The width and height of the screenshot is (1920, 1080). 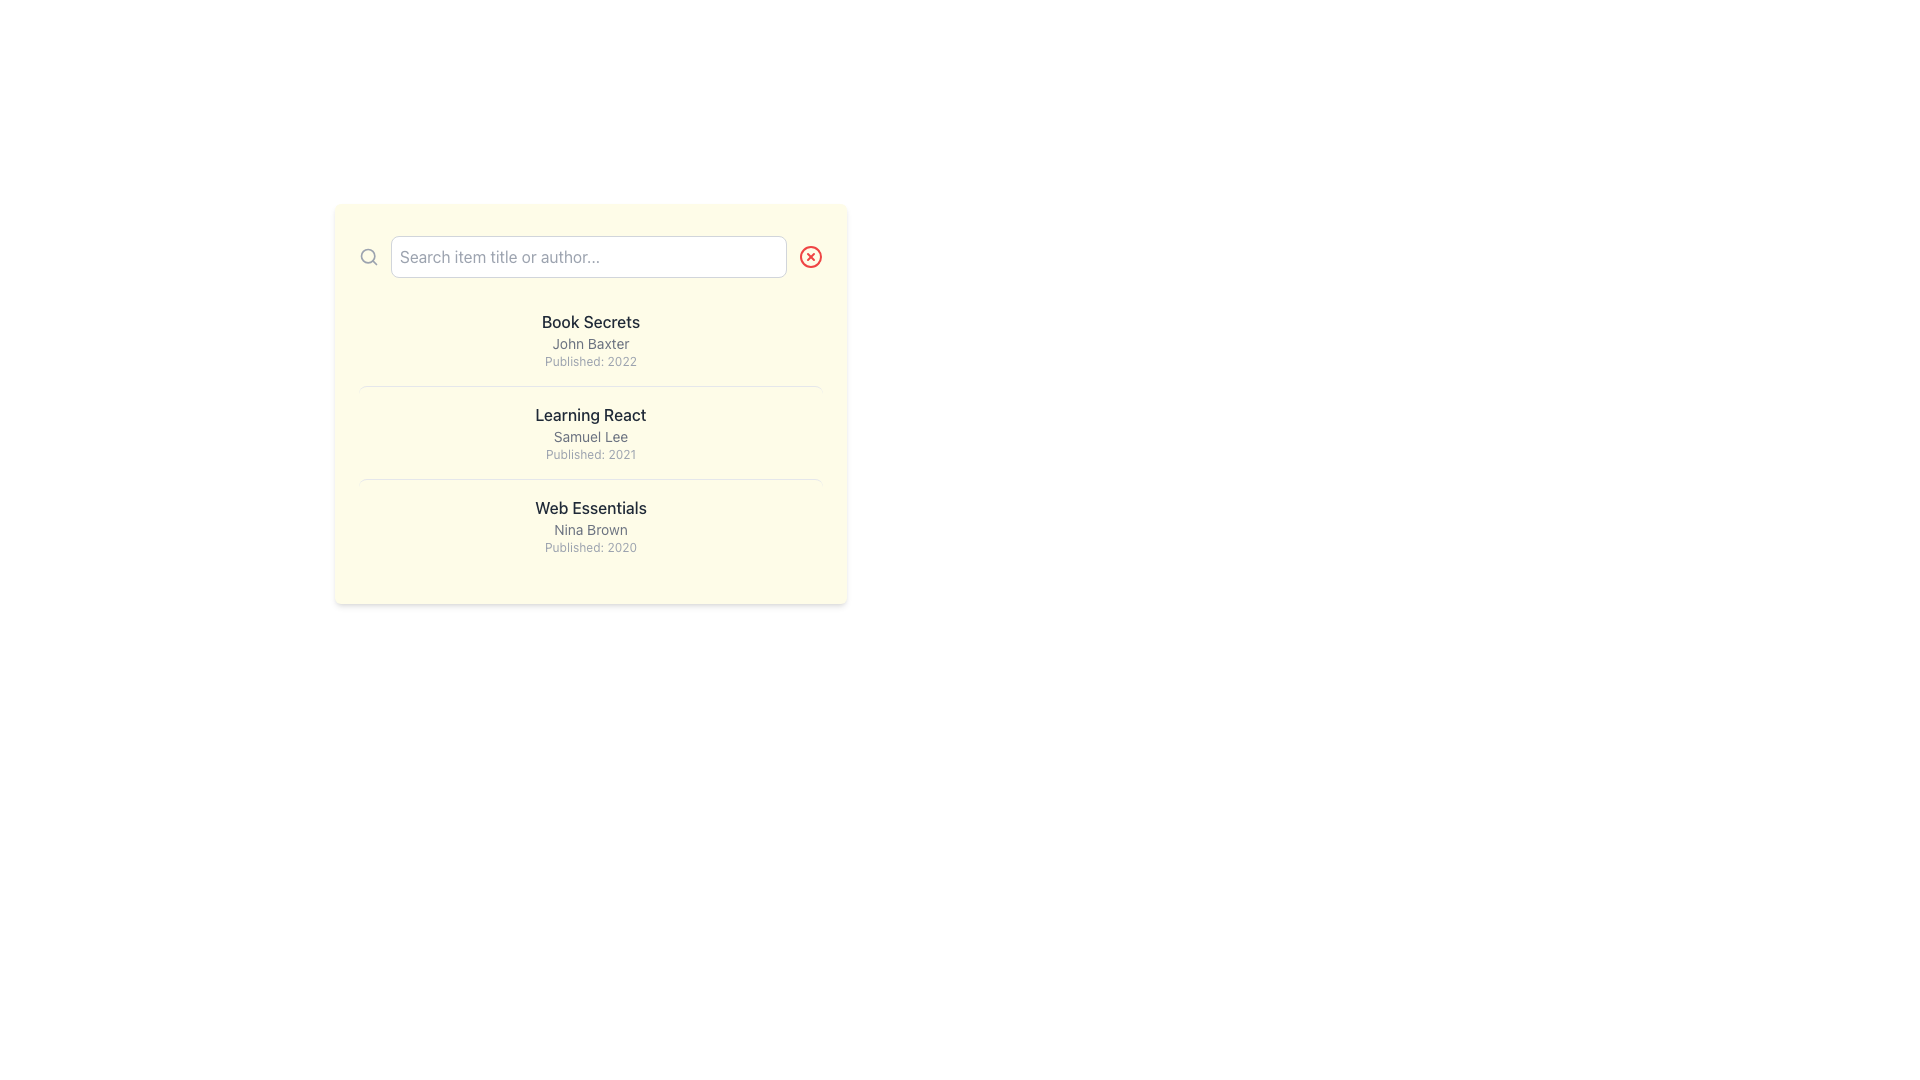 I want to click on the third selectable card in the dropdown list that provides information about a book, including its title, author, and publication year, so click(x=589, y=523).